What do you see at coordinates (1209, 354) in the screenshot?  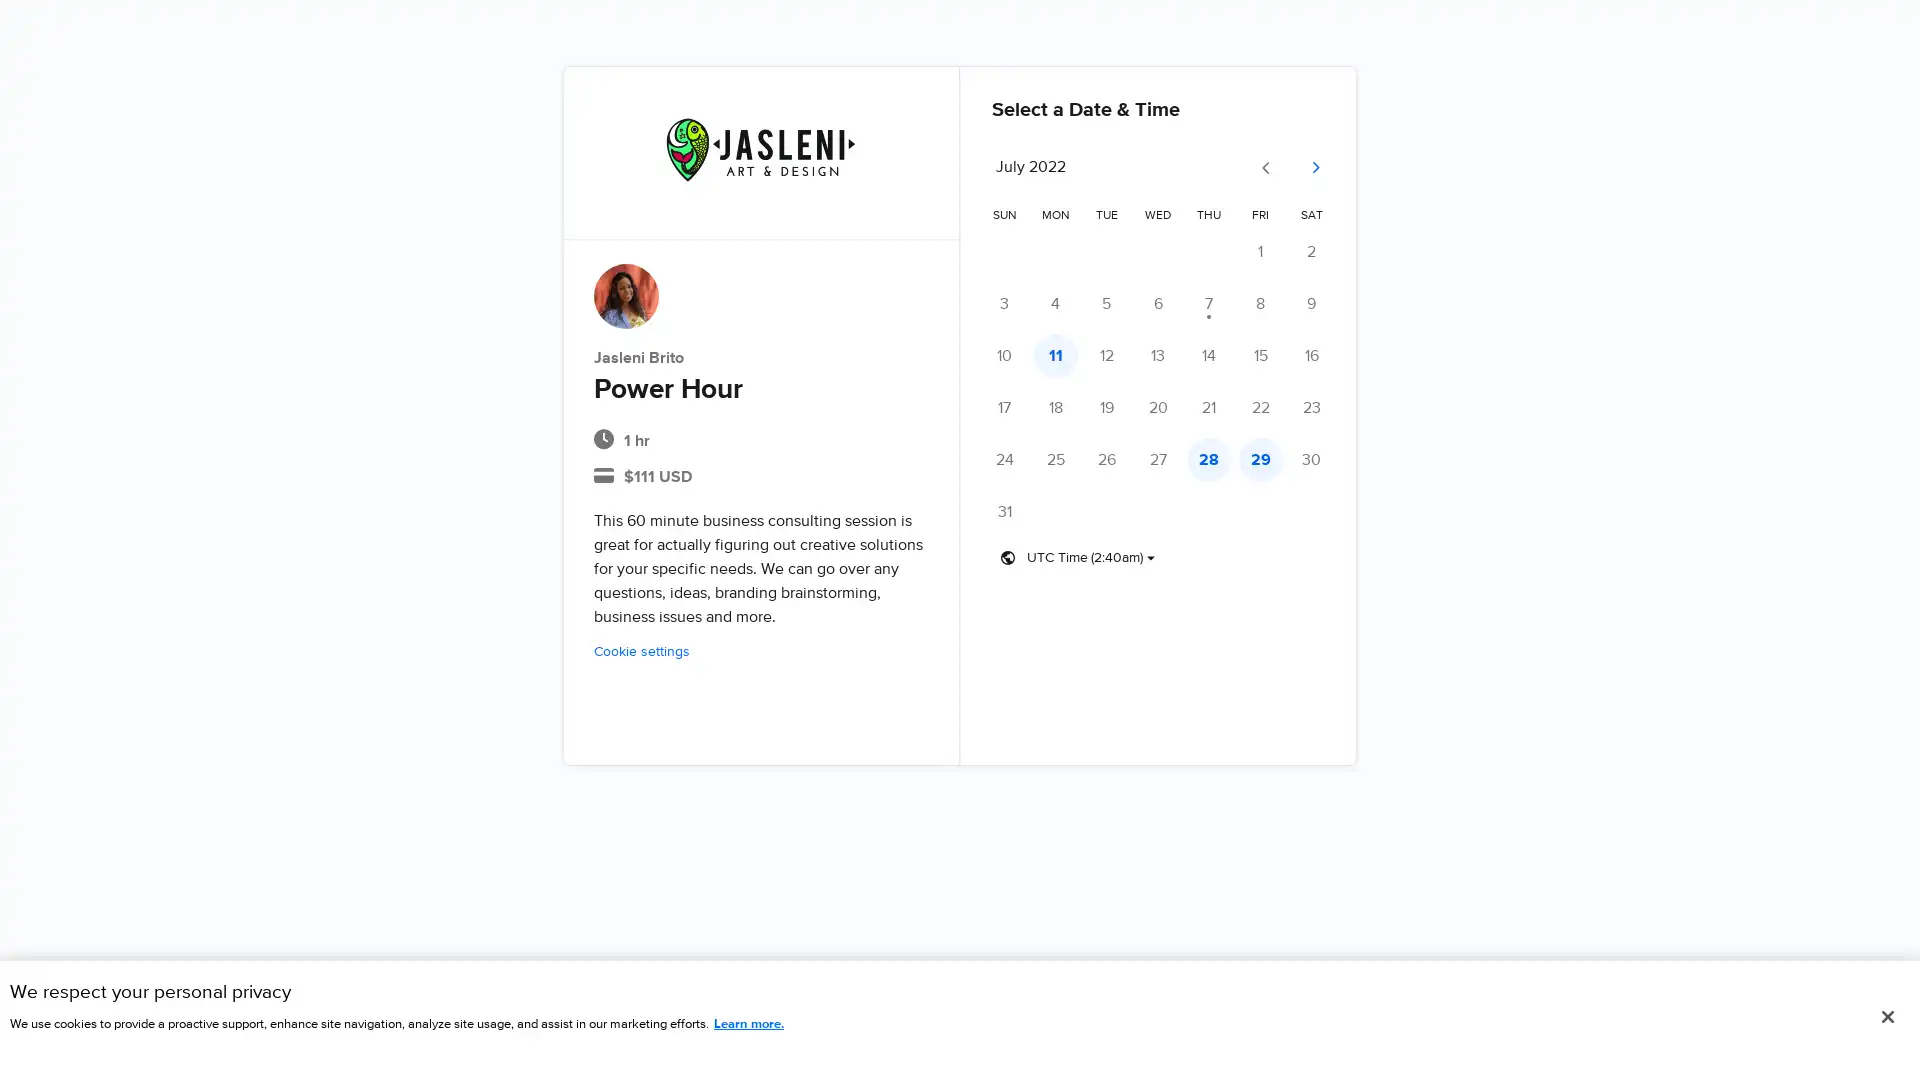 I see `Thursday, July 14 - No times available` at bounding box center [1209, 354].